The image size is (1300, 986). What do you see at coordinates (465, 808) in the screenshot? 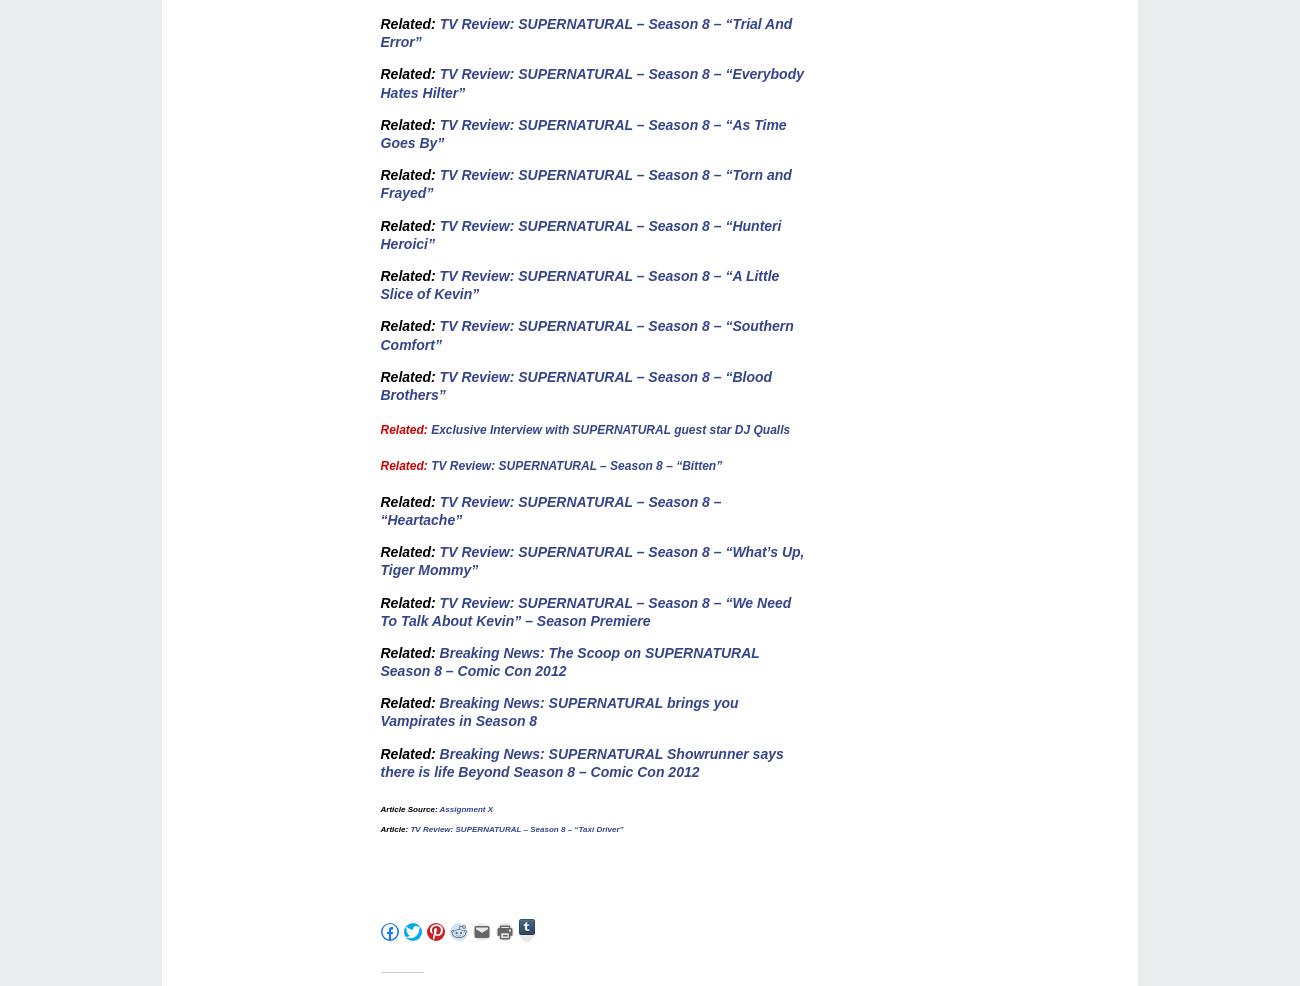
I see `'Assignment X'` at bounding box center [465, 808].